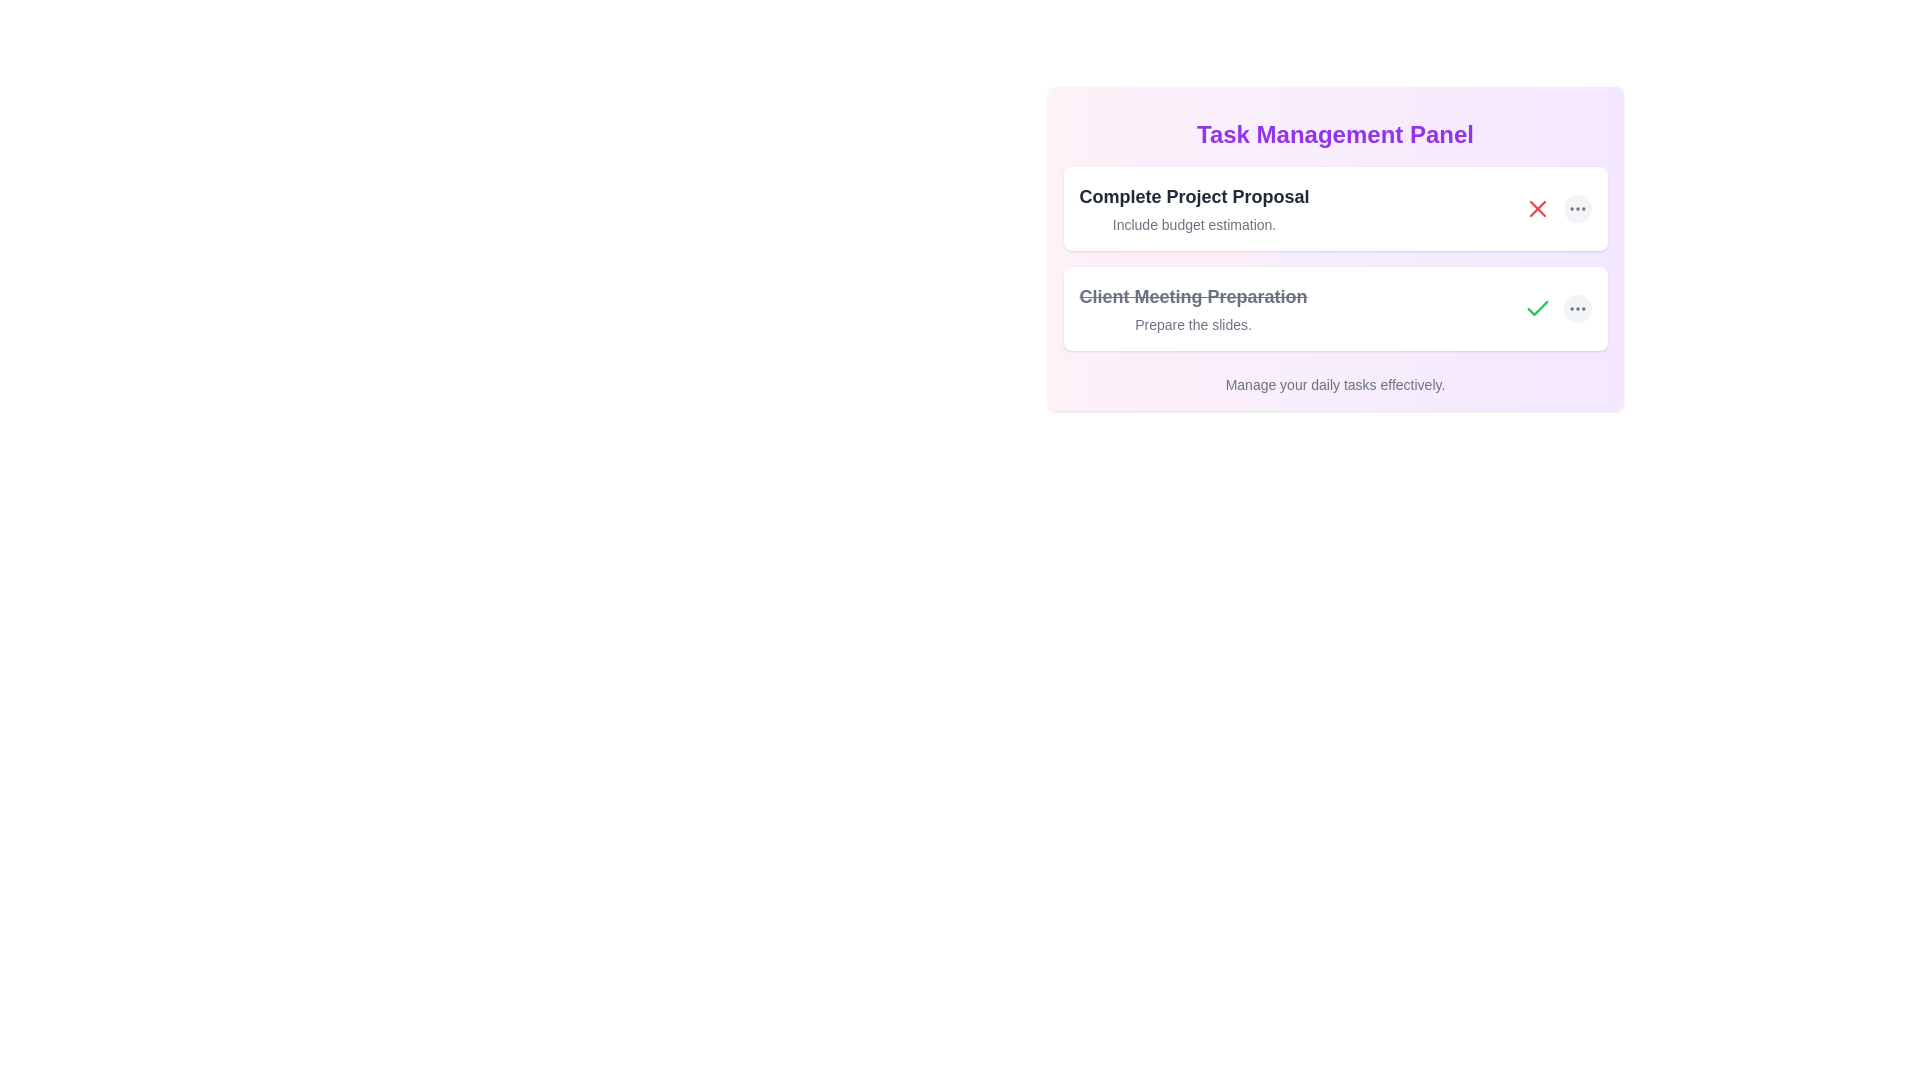 This screenshot has height=1080, width=1920. I want to click on the green checkmark button located in the bottom right corner of the interface to mark the task 'Client Meeting Preparation' as completed, so click(1554, 308).